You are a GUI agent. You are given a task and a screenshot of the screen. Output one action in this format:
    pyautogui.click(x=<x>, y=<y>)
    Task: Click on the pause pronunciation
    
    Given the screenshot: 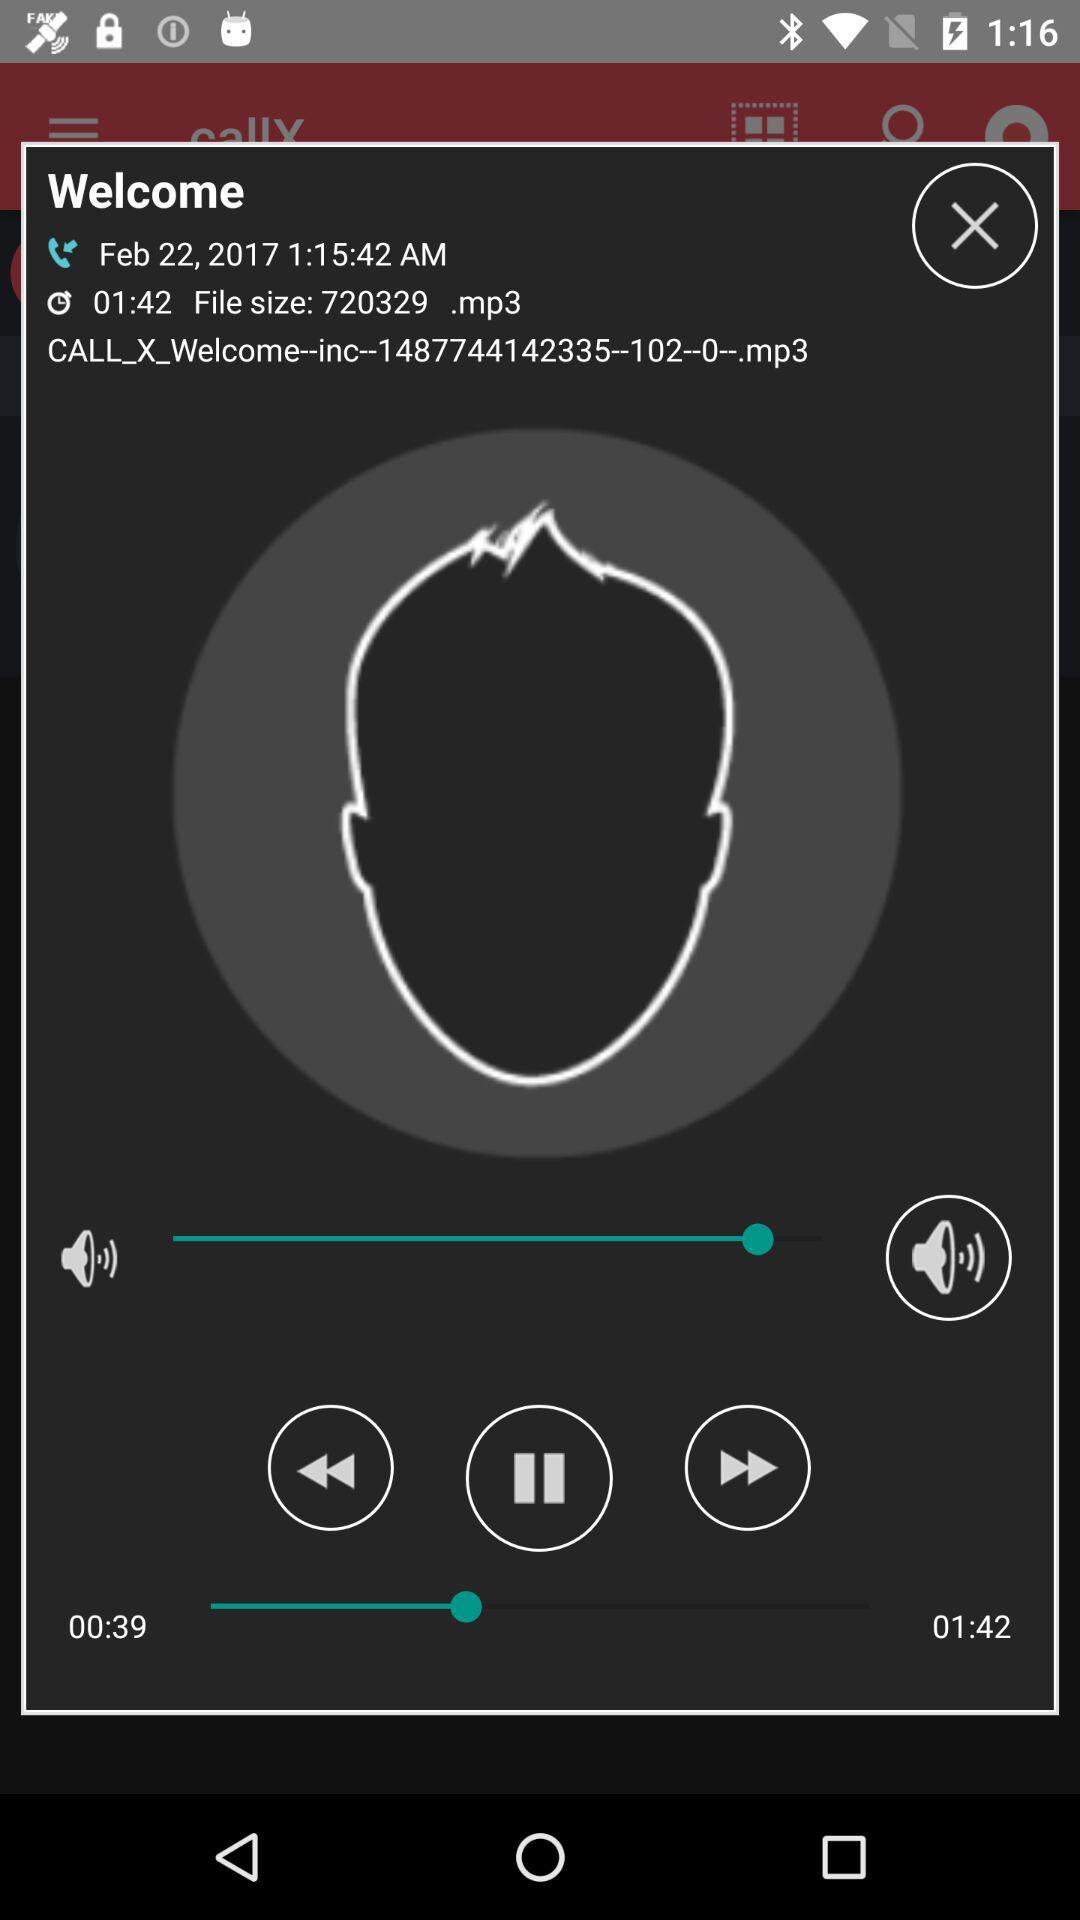 What is the action you would take?
    pyautogui.click(x=538, y=1478)
    